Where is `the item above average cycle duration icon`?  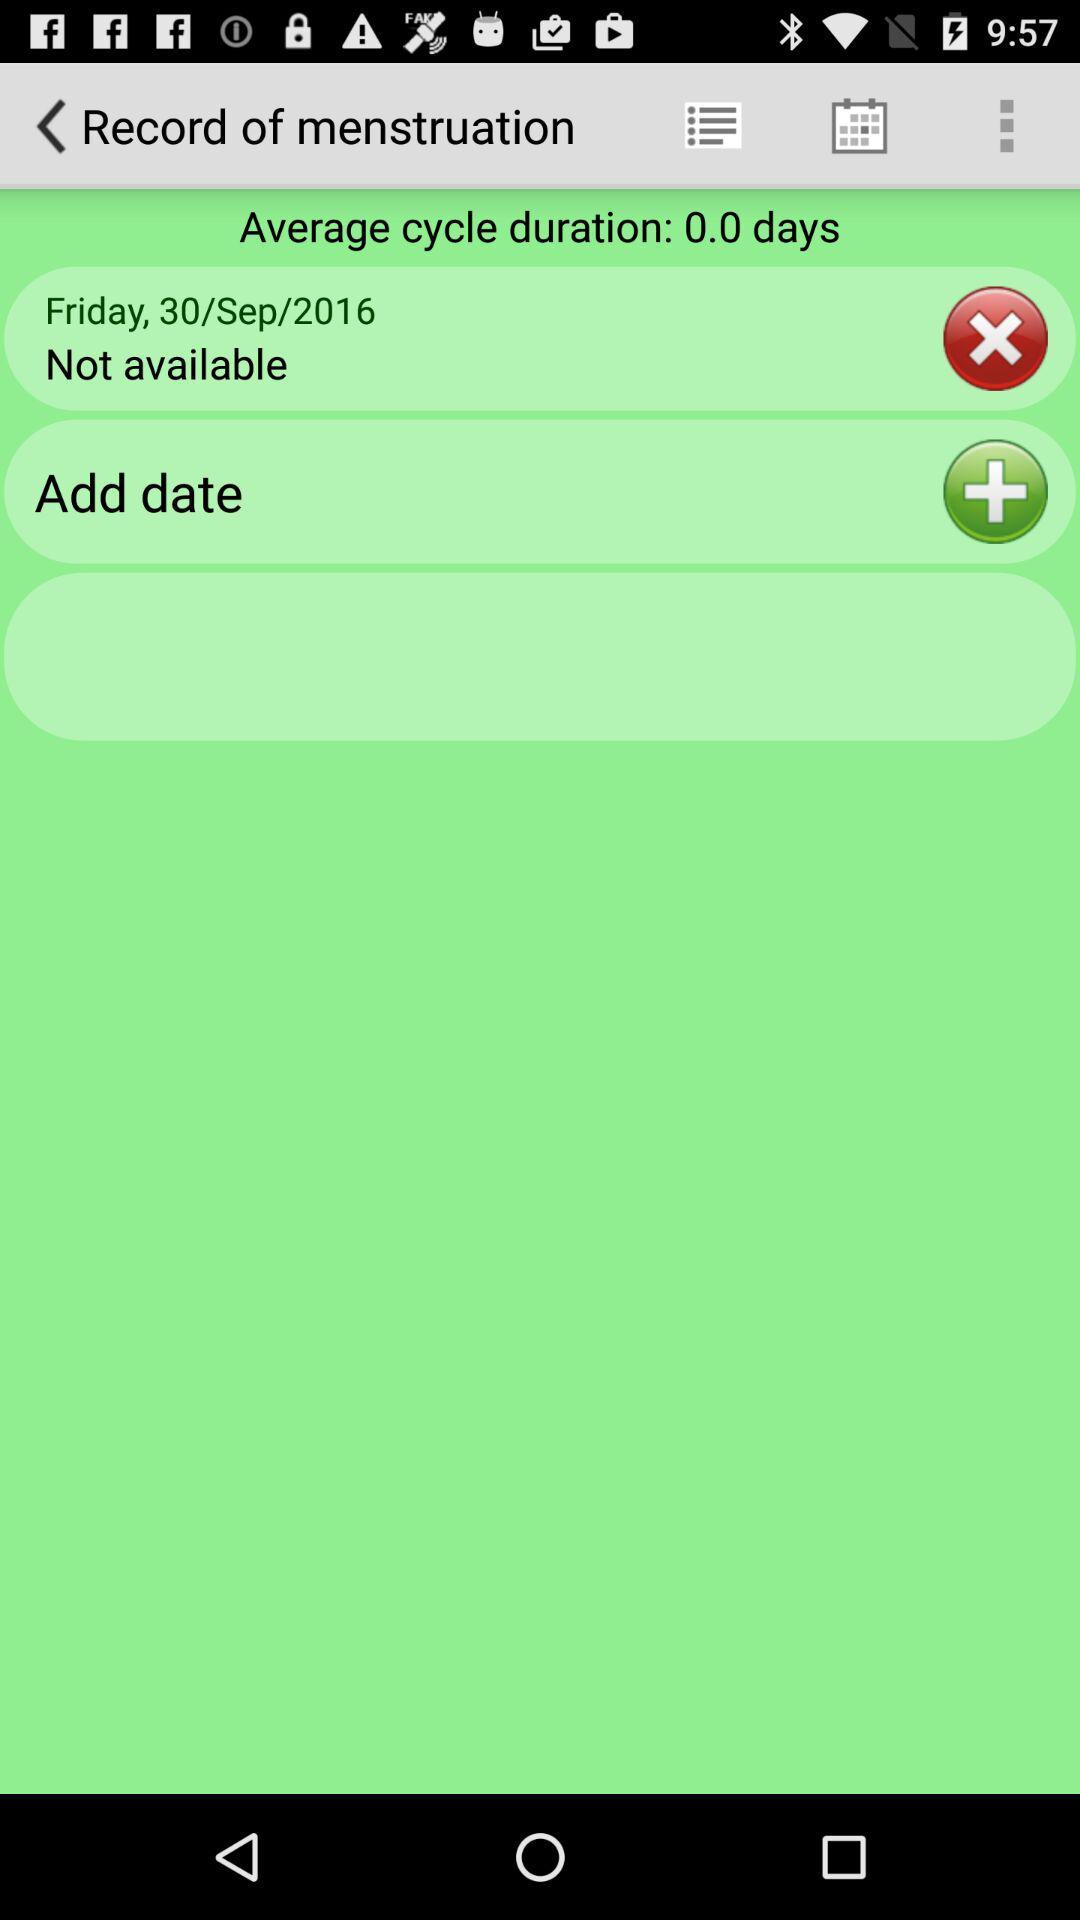 the item above average cycle duration icon is located at coordinates (1006, 124).